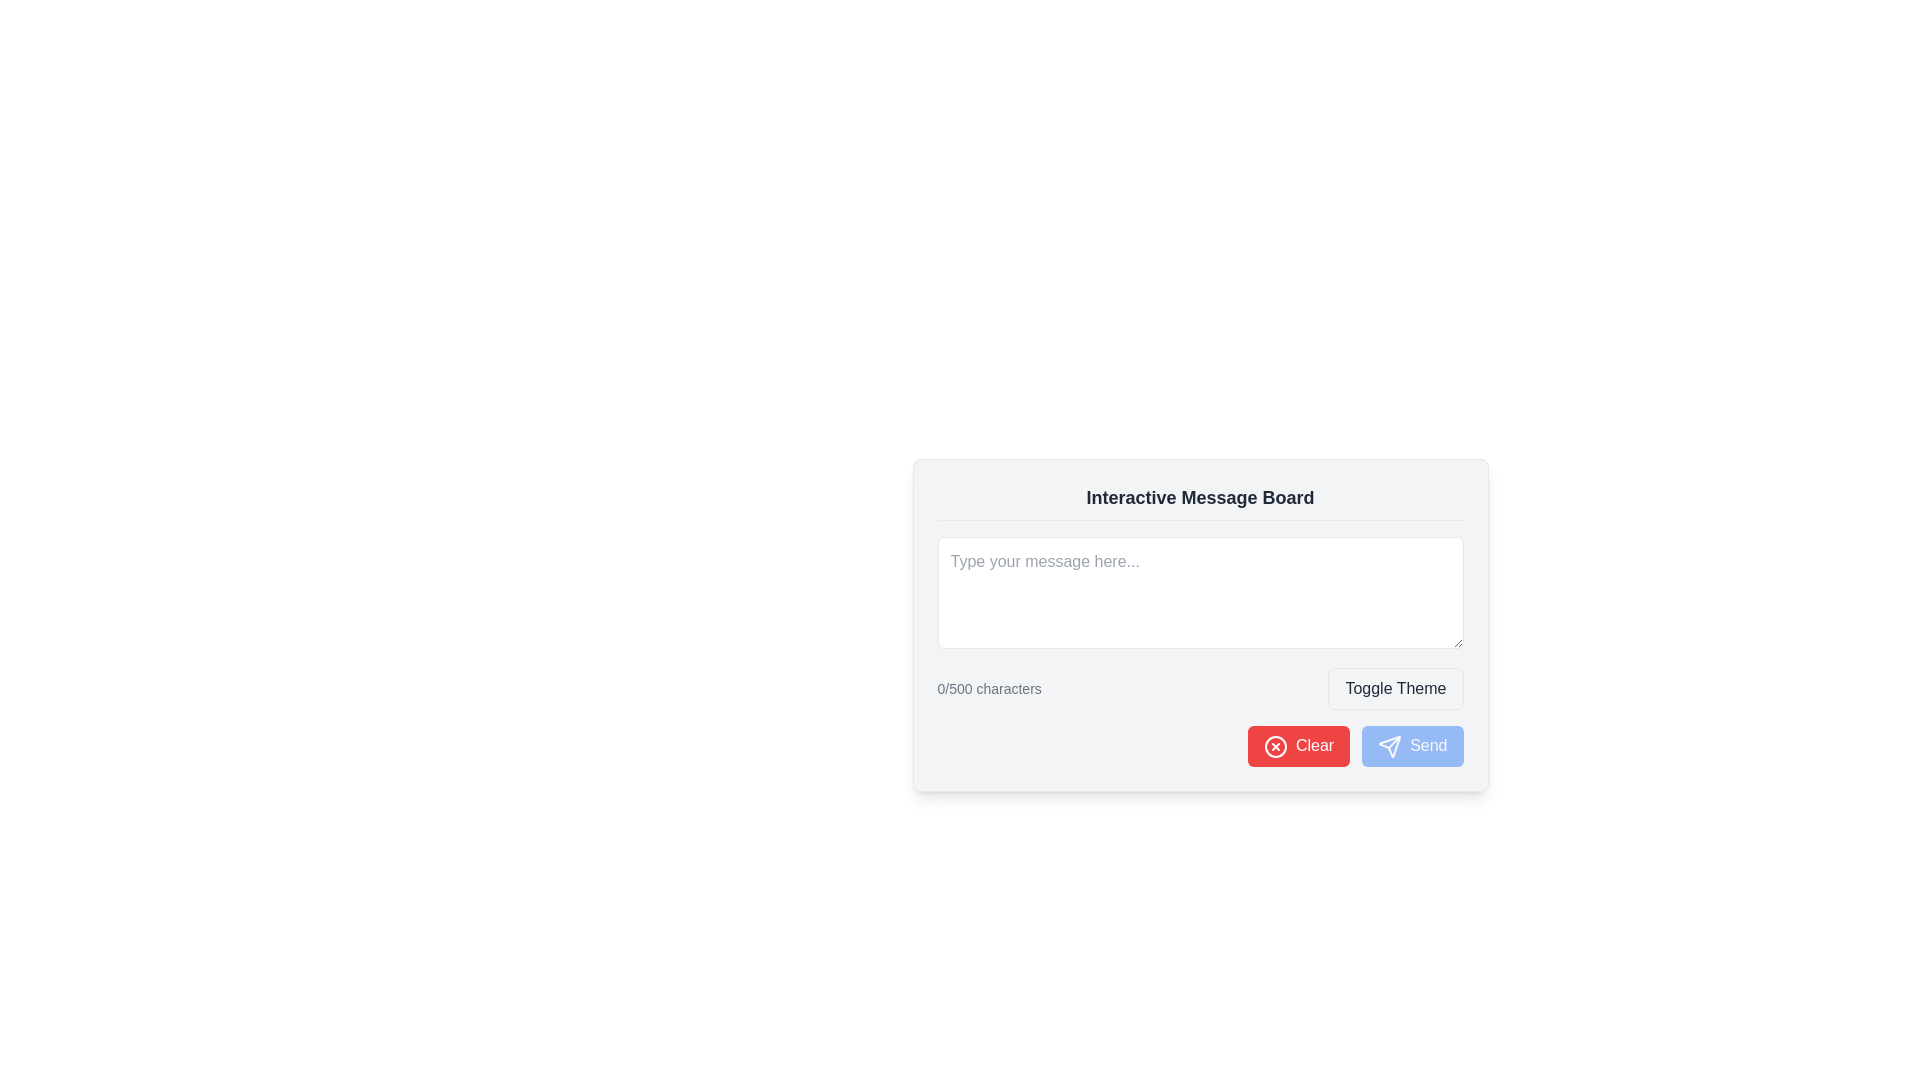 The width and height of the screenshot is (1920, 1080). I want to click on the content in the text area located above the '0/500 characters' indicator and below the title 'Interactive Message Board', so click(1200, 624).